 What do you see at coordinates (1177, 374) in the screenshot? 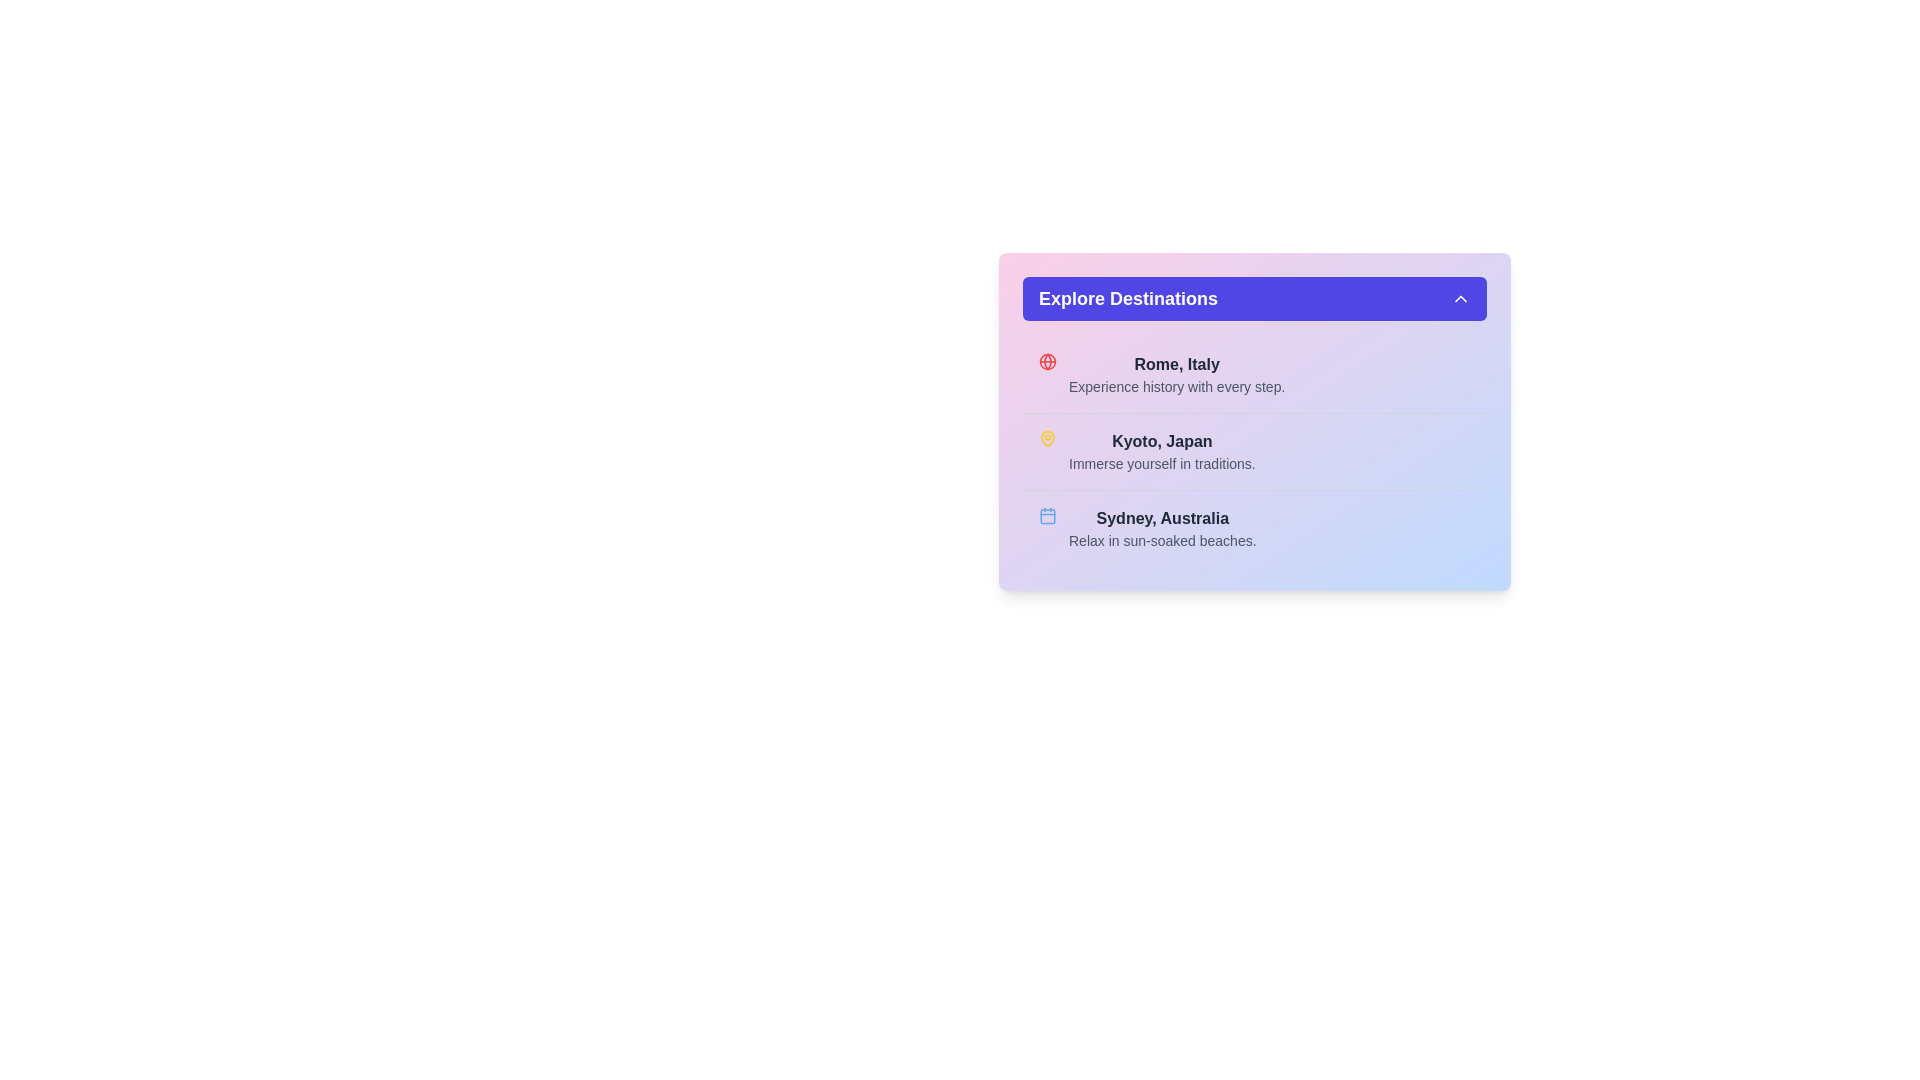
I see `the text block presenting information about the travel destination Rome, Italy` at bounding box center [1177, 374].